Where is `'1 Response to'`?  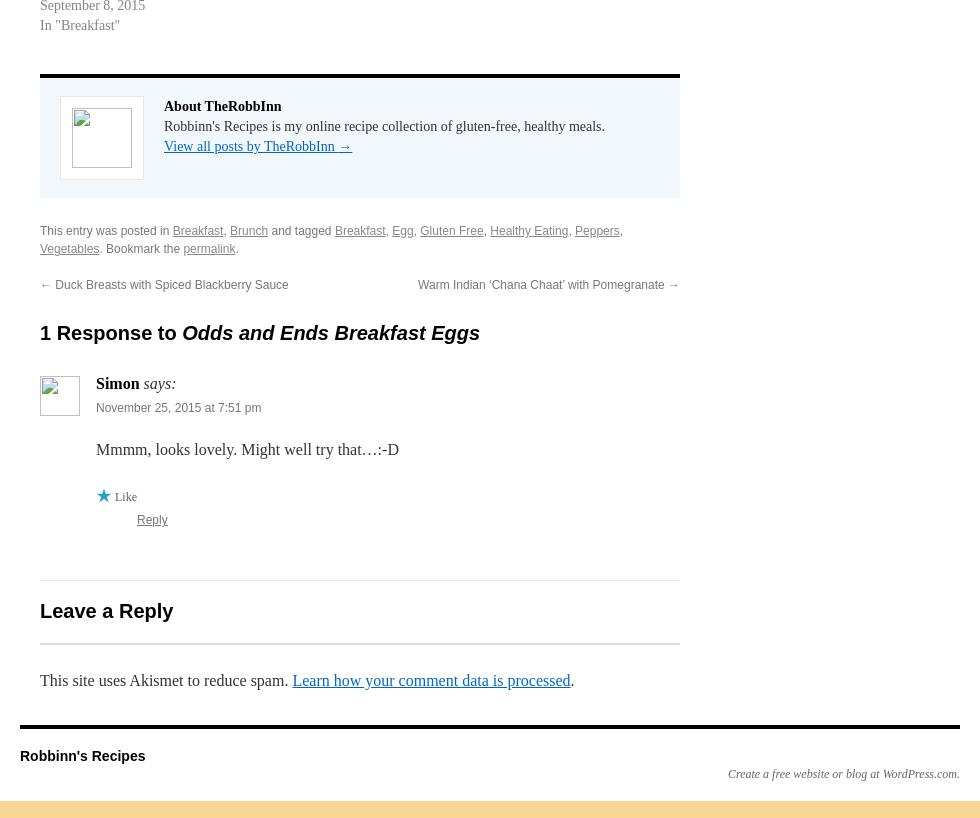 '1 Response to' is located at coordinates (39, 332).